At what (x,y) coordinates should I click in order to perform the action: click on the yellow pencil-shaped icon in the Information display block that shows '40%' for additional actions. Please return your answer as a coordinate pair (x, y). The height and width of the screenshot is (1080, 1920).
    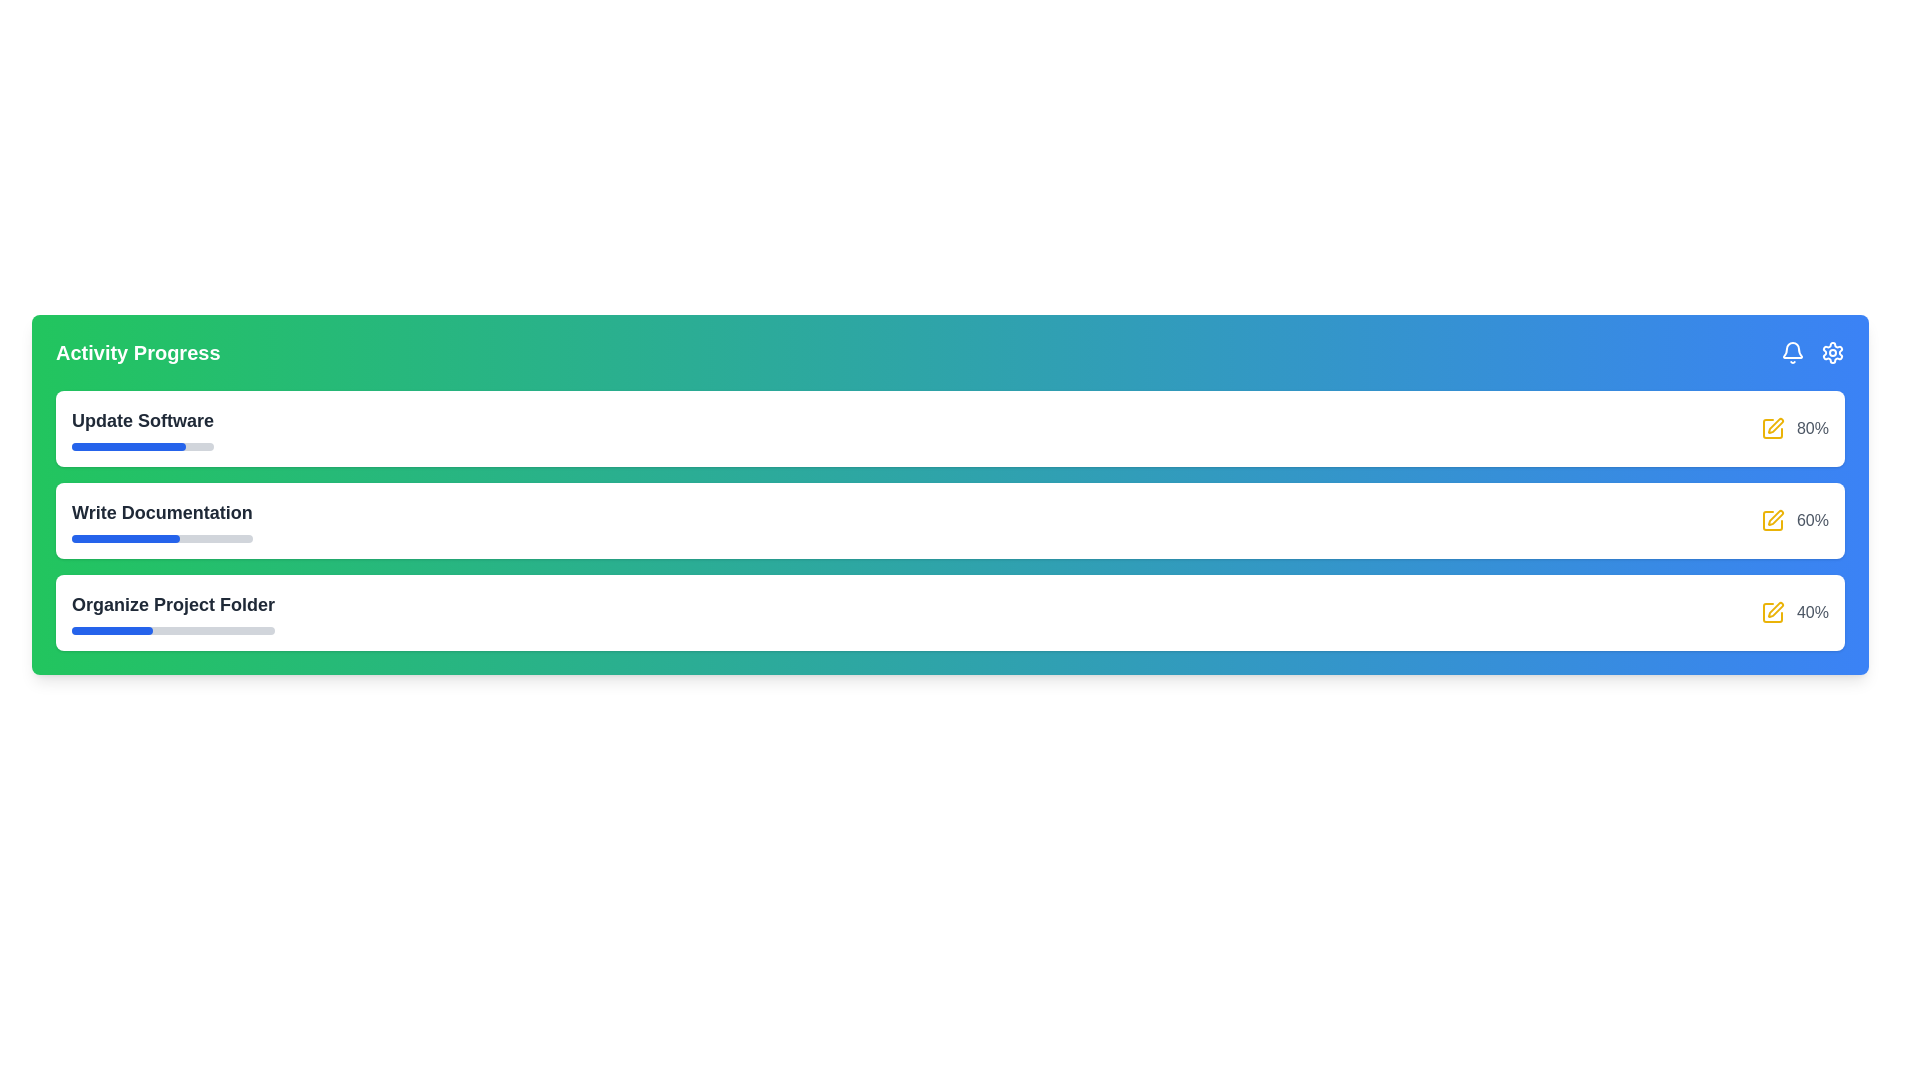
    Looking at the image, I should click on (1795, 612).